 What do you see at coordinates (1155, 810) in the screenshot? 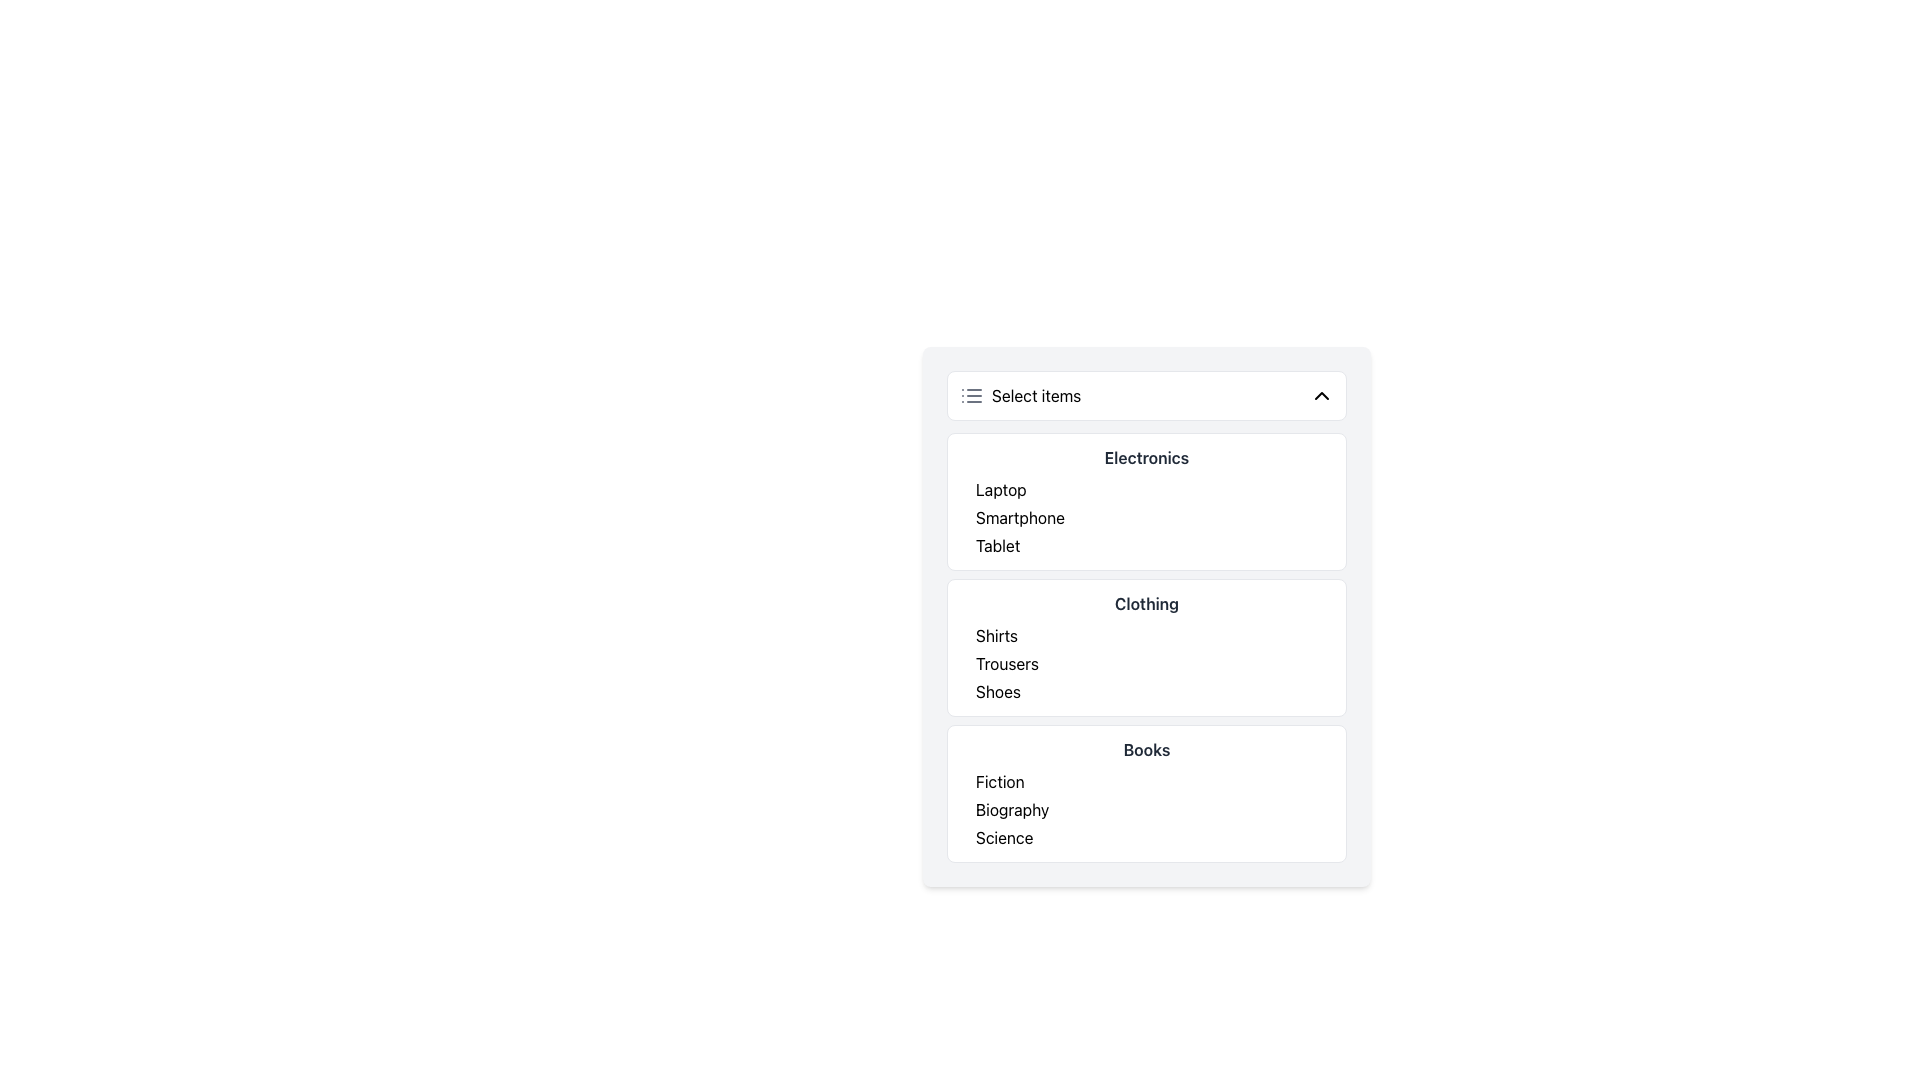
I see `the 'Biography' option in the selectable list of categories under the 'Books' category` at bounding box center [1155, 810].